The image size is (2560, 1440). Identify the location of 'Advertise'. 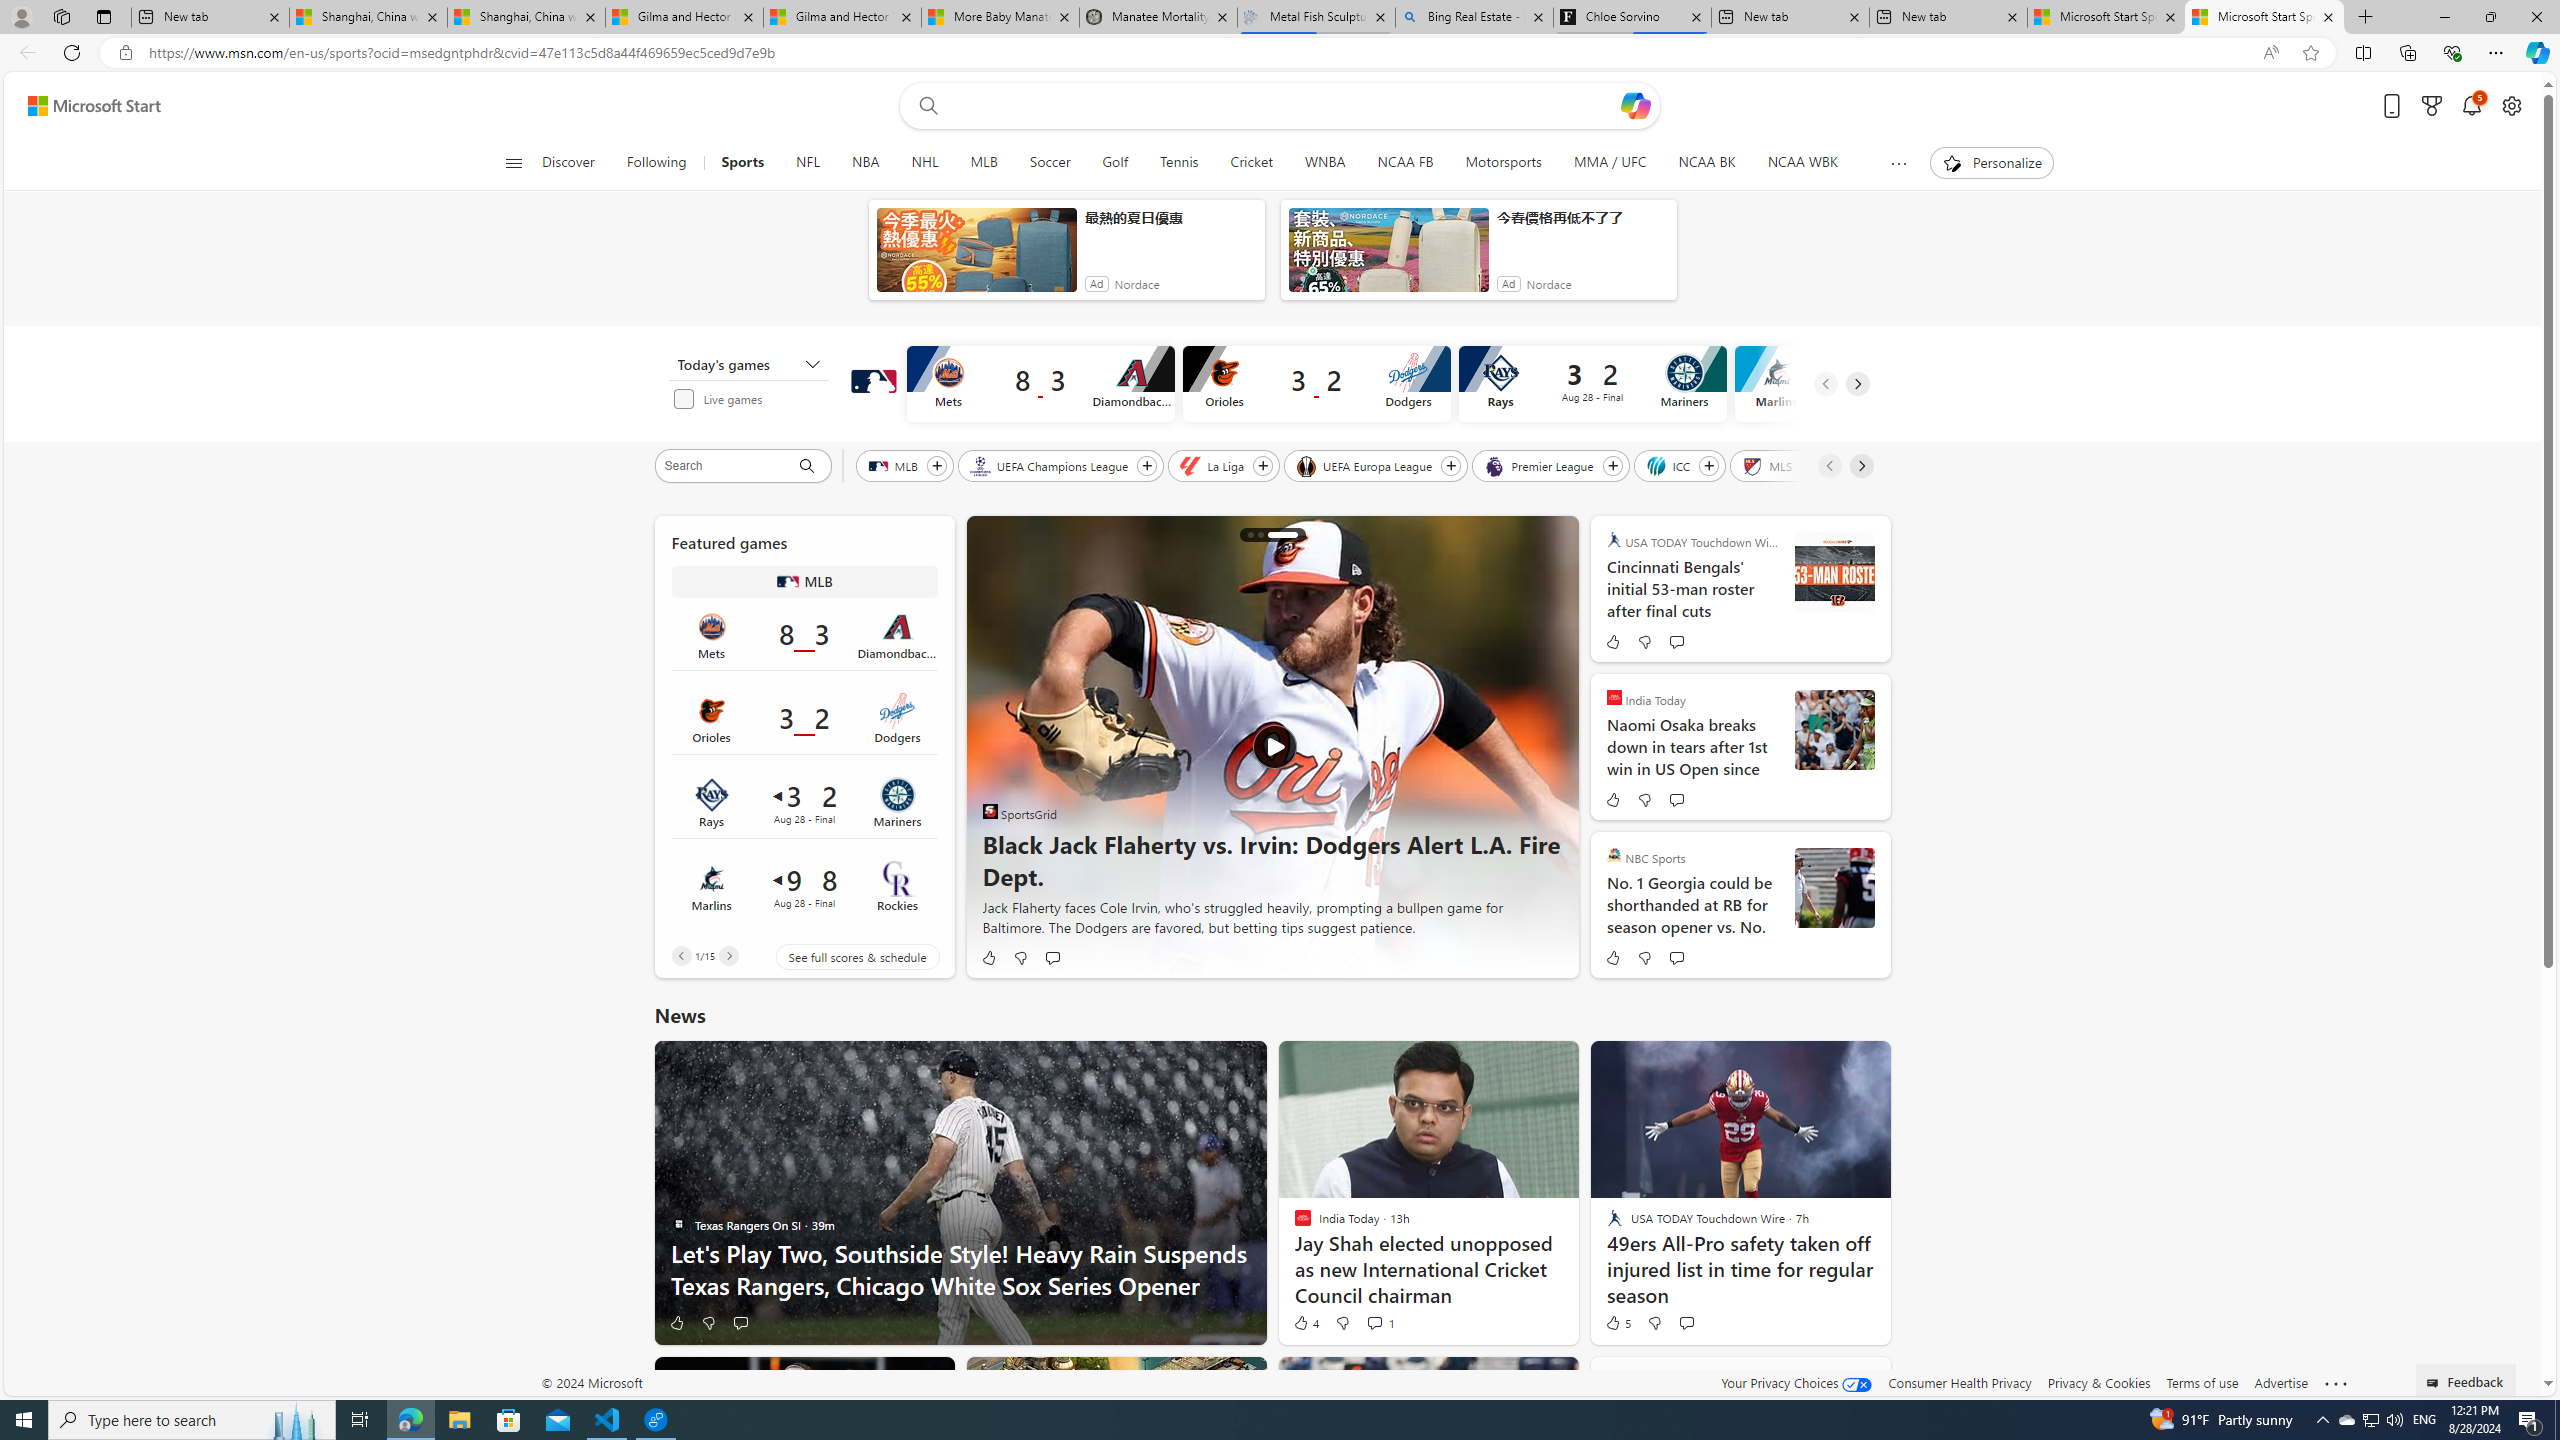
(2279, 1382).